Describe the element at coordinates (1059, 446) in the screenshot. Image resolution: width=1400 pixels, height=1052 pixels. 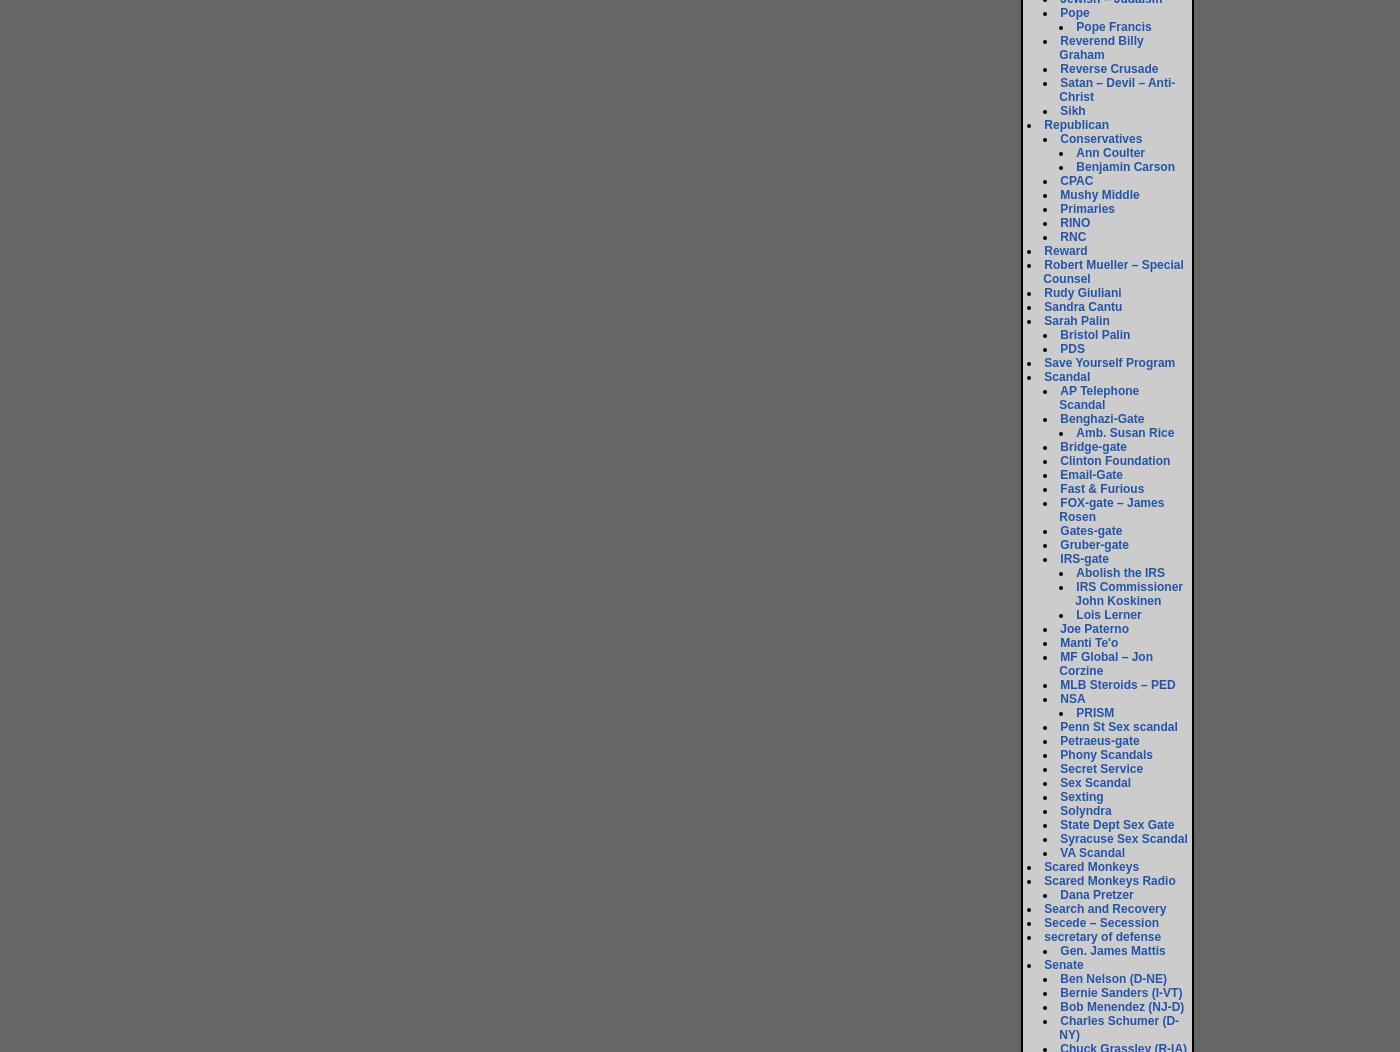
I see `'Bridge-gate'` at that location.